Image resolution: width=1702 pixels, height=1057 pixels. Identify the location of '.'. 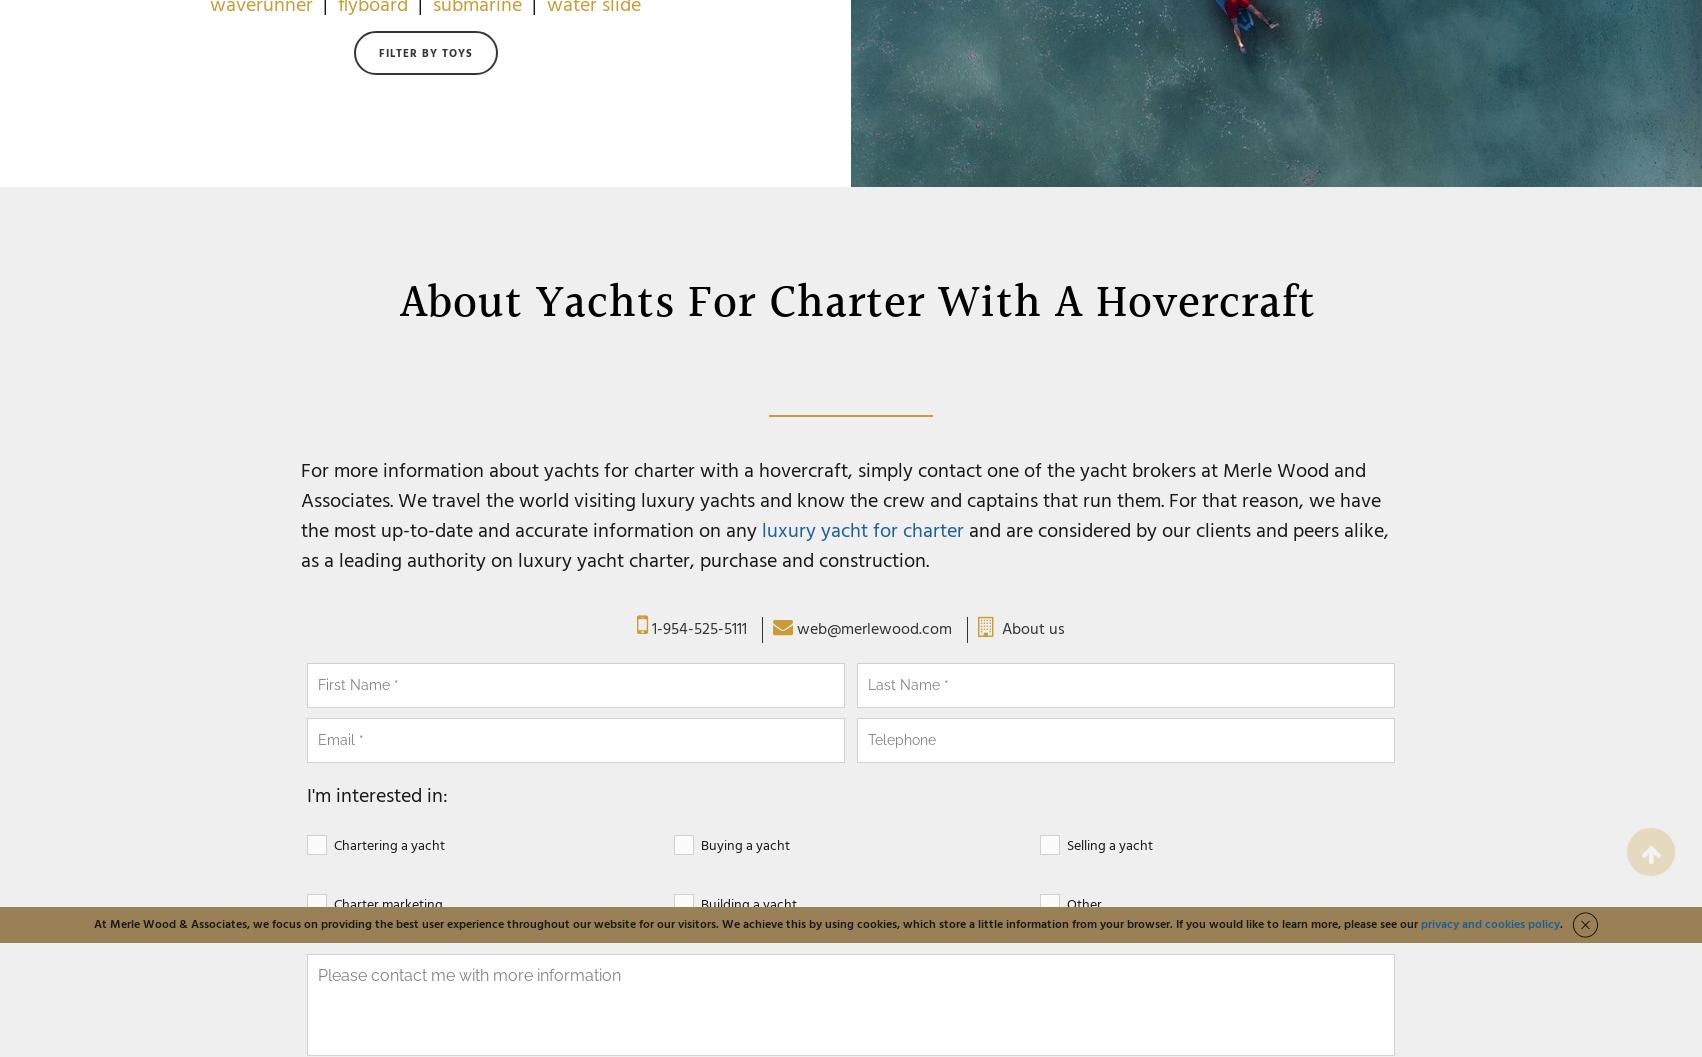
(1560, 924).